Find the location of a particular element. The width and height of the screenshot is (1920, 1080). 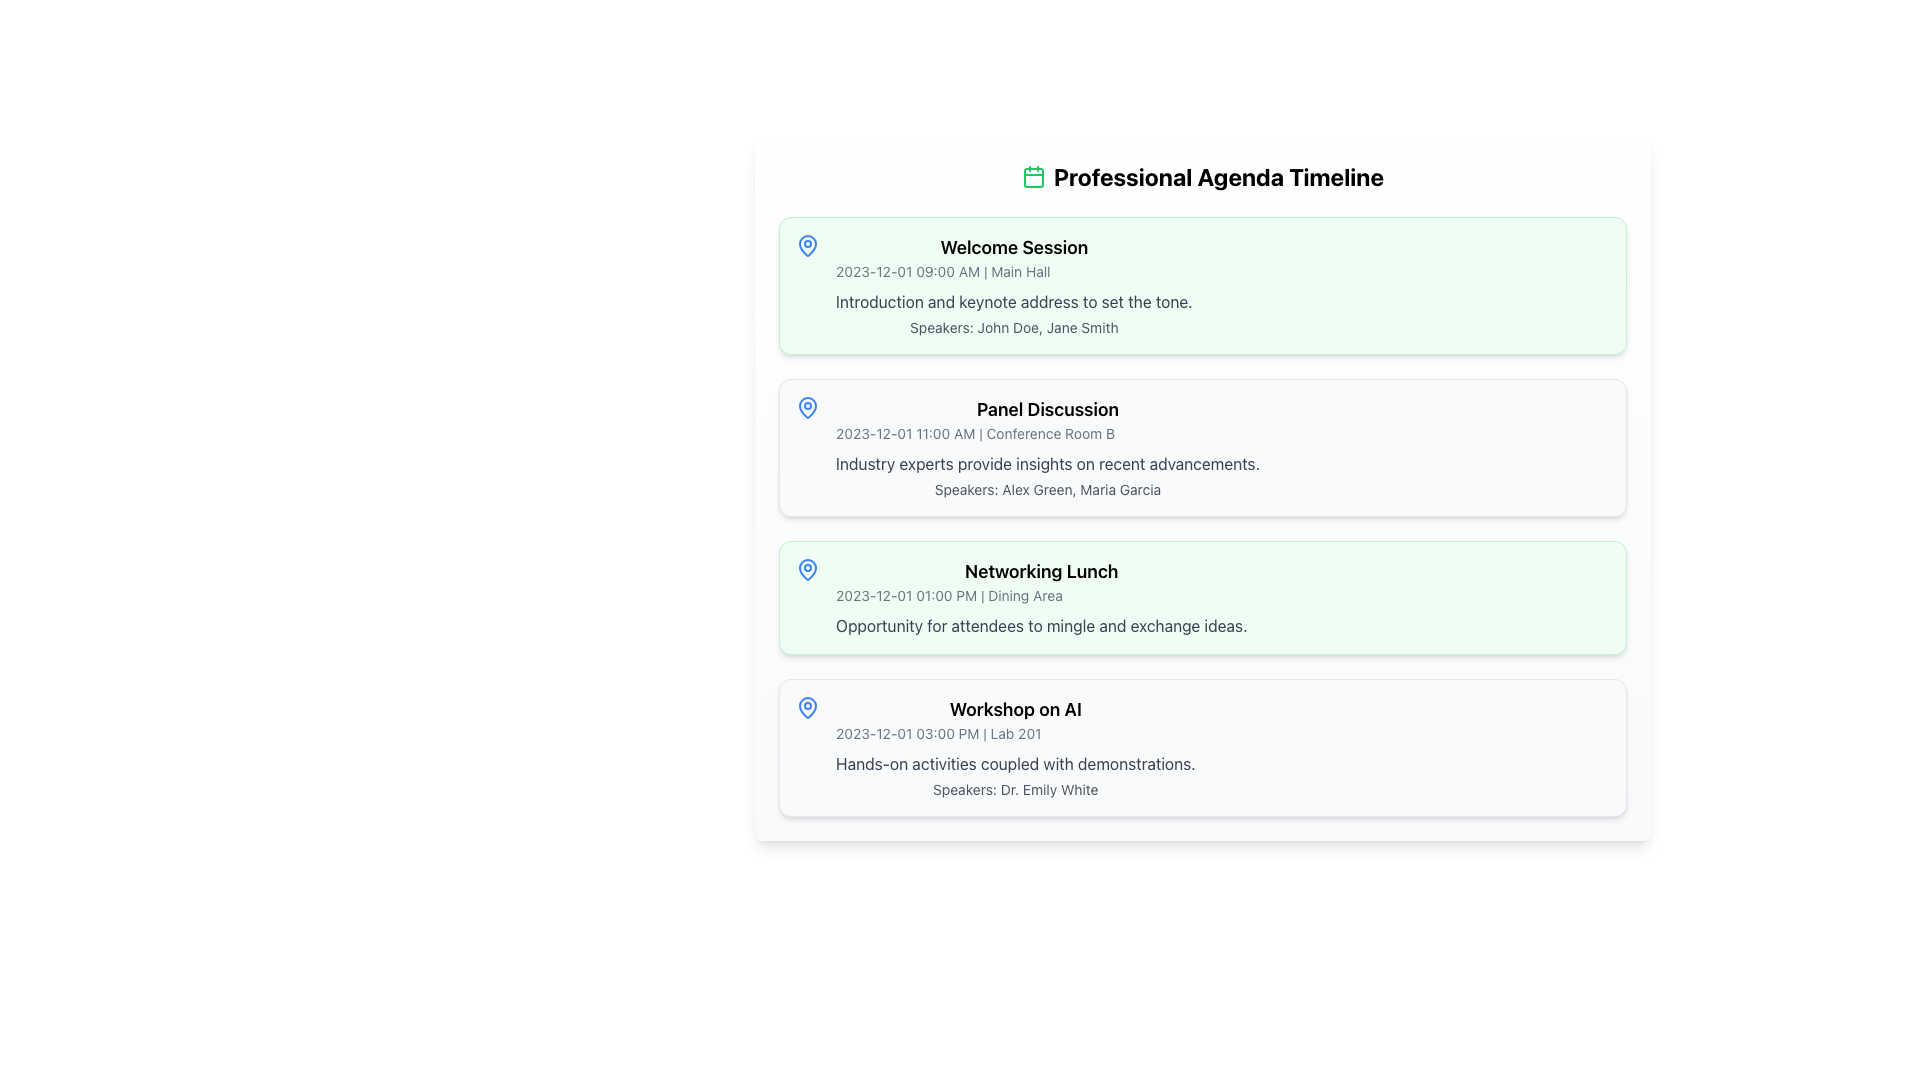

the visual marker for the 'Panel Discussion' event located in the timeline card listing events is located at coordinates (807, 407).